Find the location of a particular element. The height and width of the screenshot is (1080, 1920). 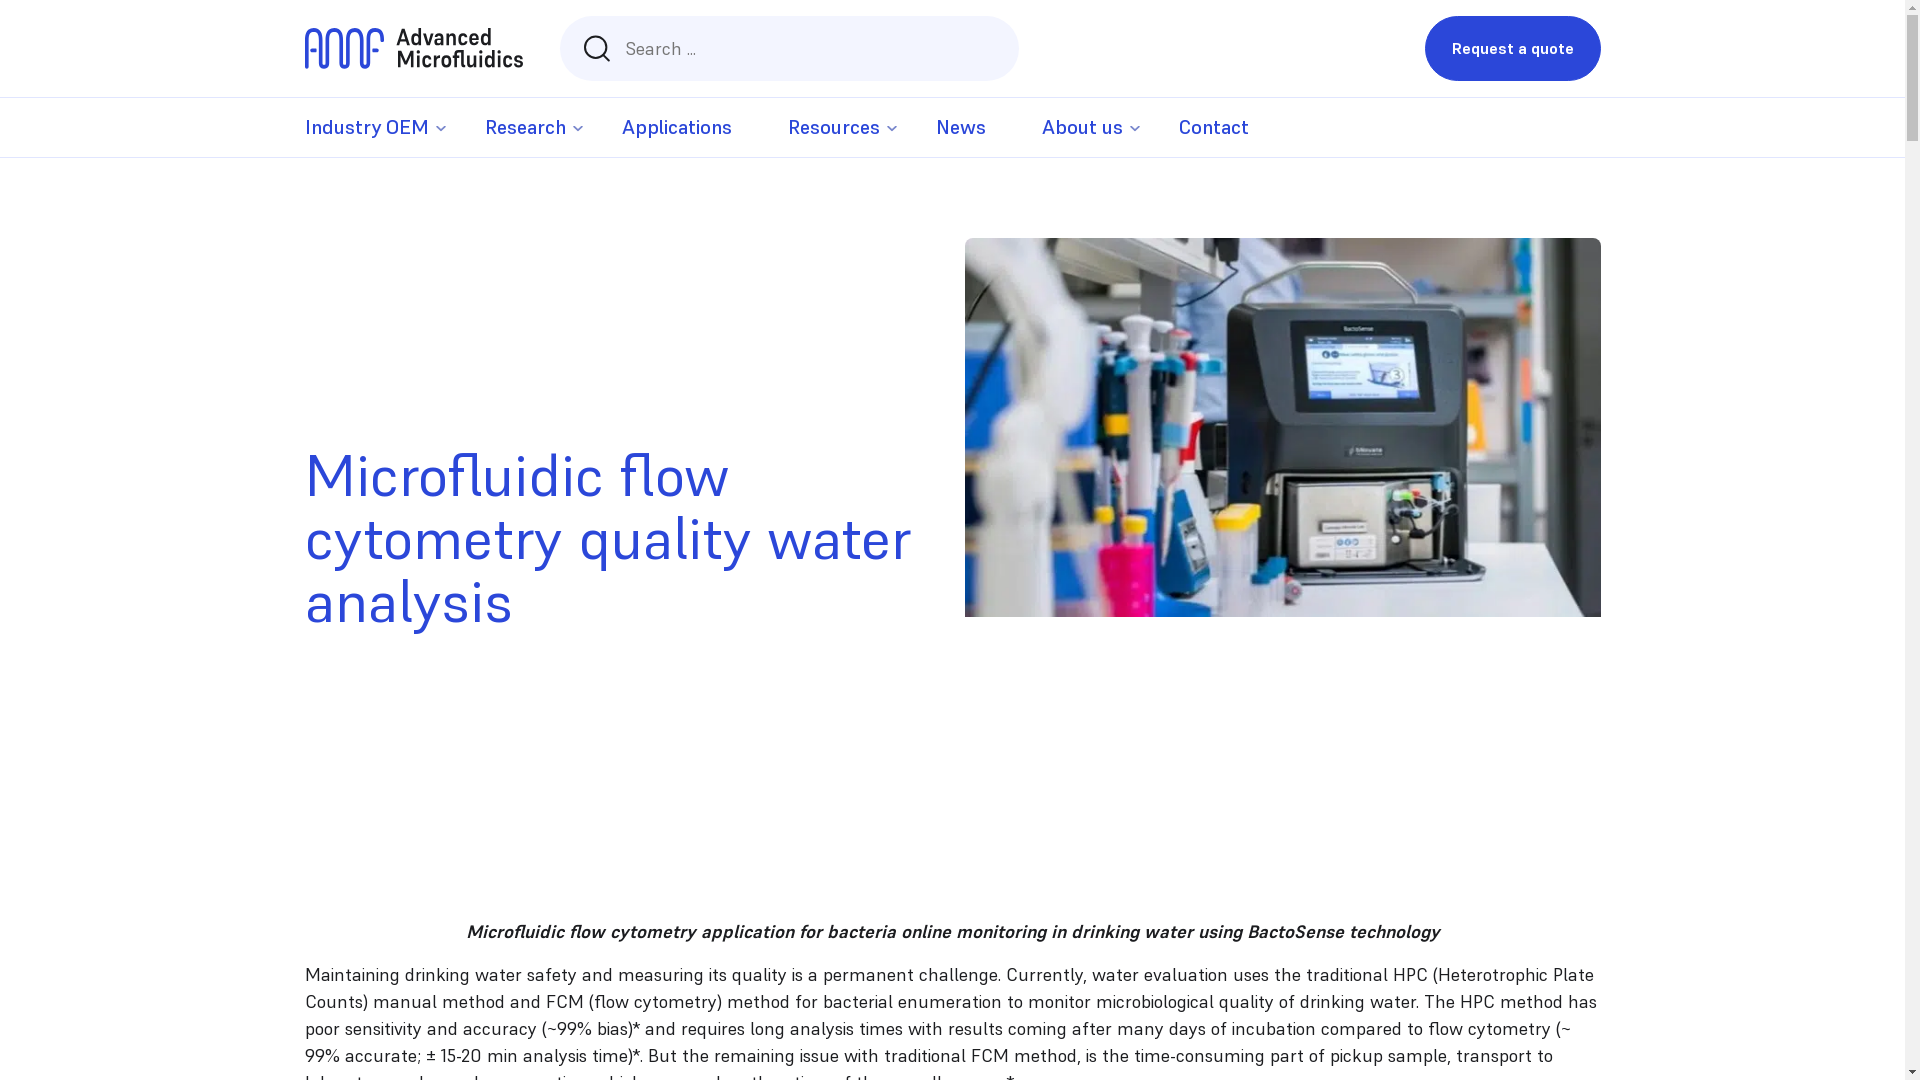

'Resources' is located at coordinates (834, 127).